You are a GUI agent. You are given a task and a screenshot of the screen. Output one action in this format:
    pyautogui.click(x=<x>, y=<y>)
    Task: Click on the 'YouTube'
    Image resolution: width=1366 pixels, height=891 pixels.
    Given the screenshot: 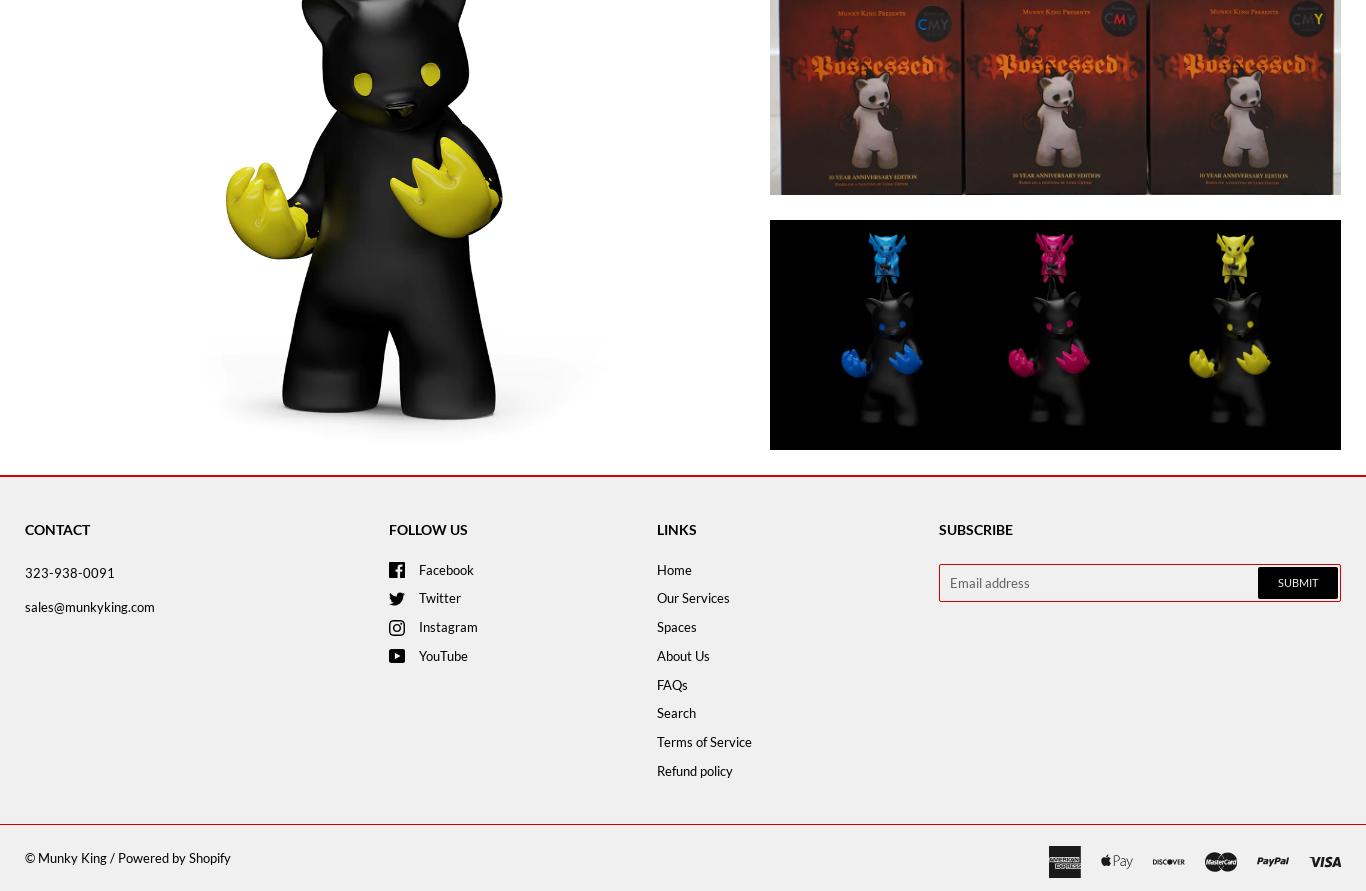 What is the action you would take?
    pyautogui.click(x=417, y=653)
    